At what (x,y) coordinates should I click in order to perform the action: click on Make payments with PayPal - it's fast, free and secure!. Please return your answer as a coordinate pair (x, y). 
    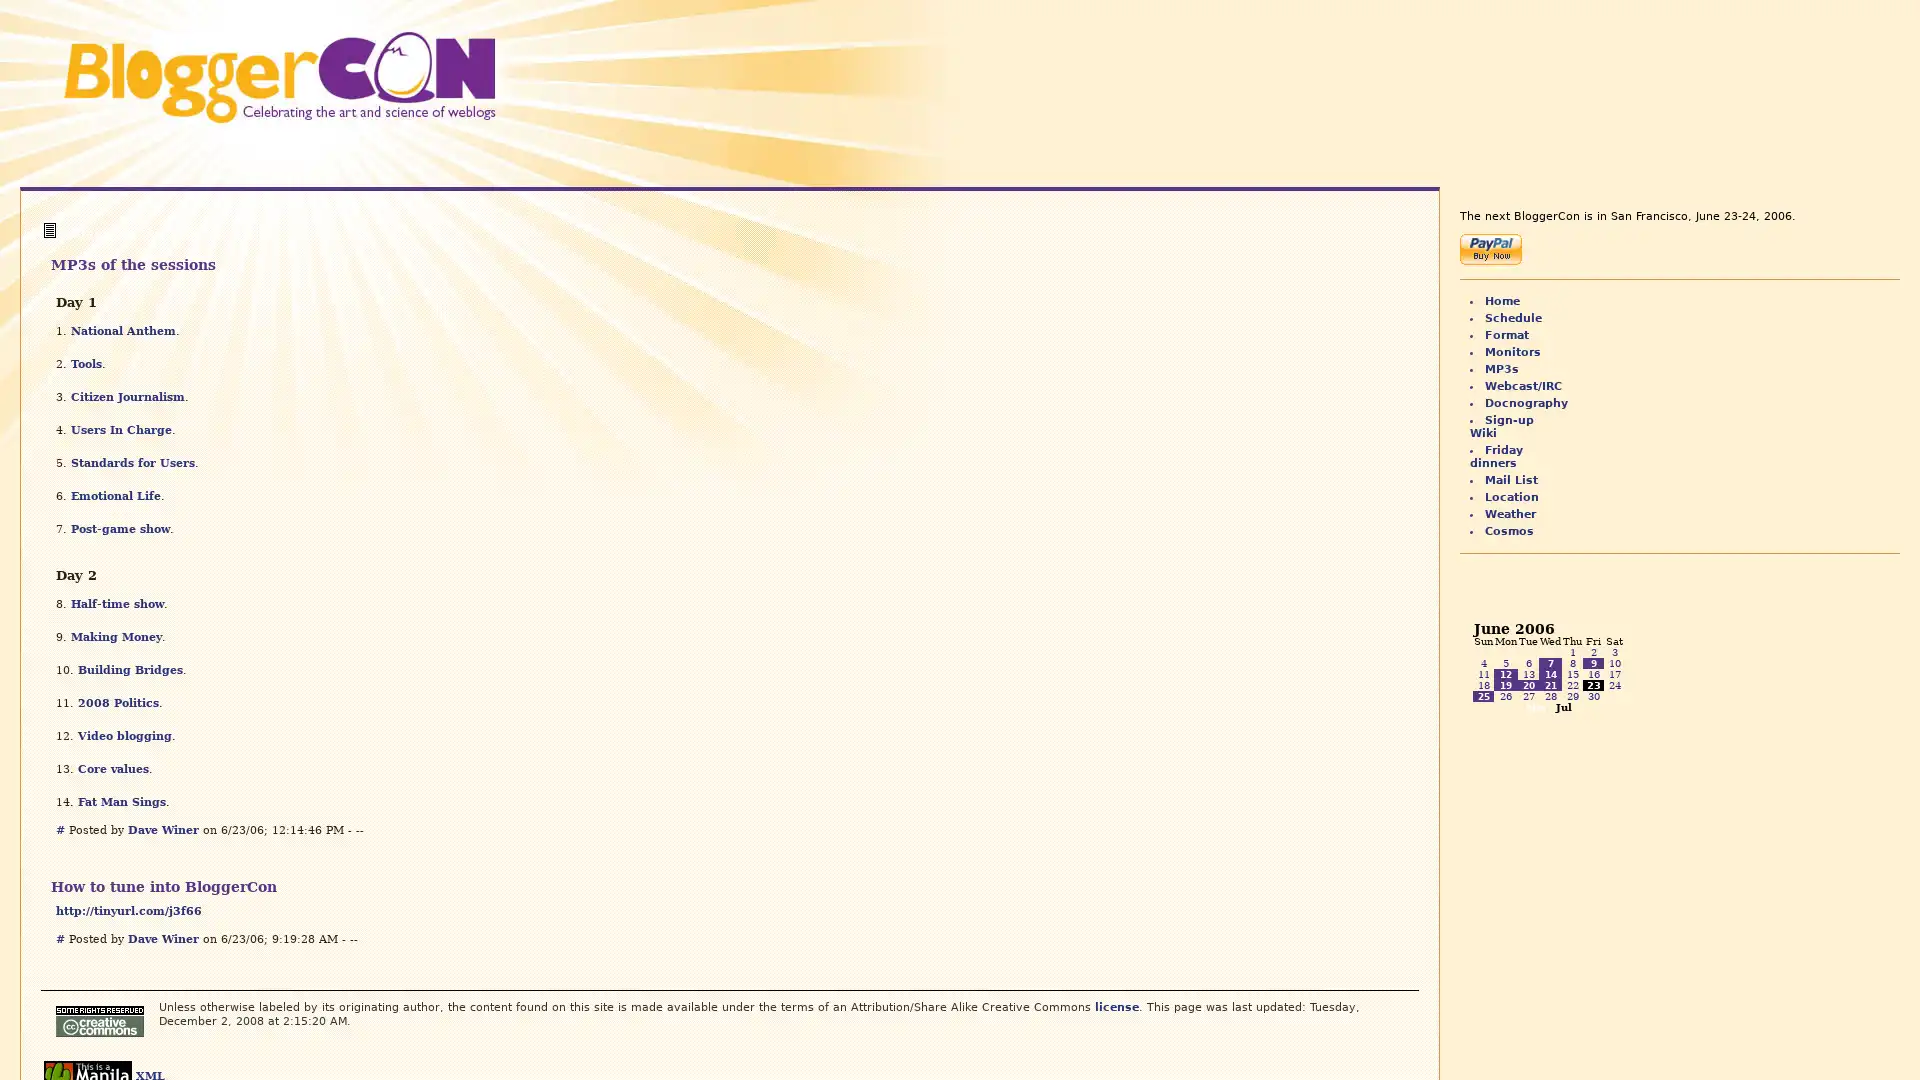
    Looking at the image, I should click on (1491, 248).